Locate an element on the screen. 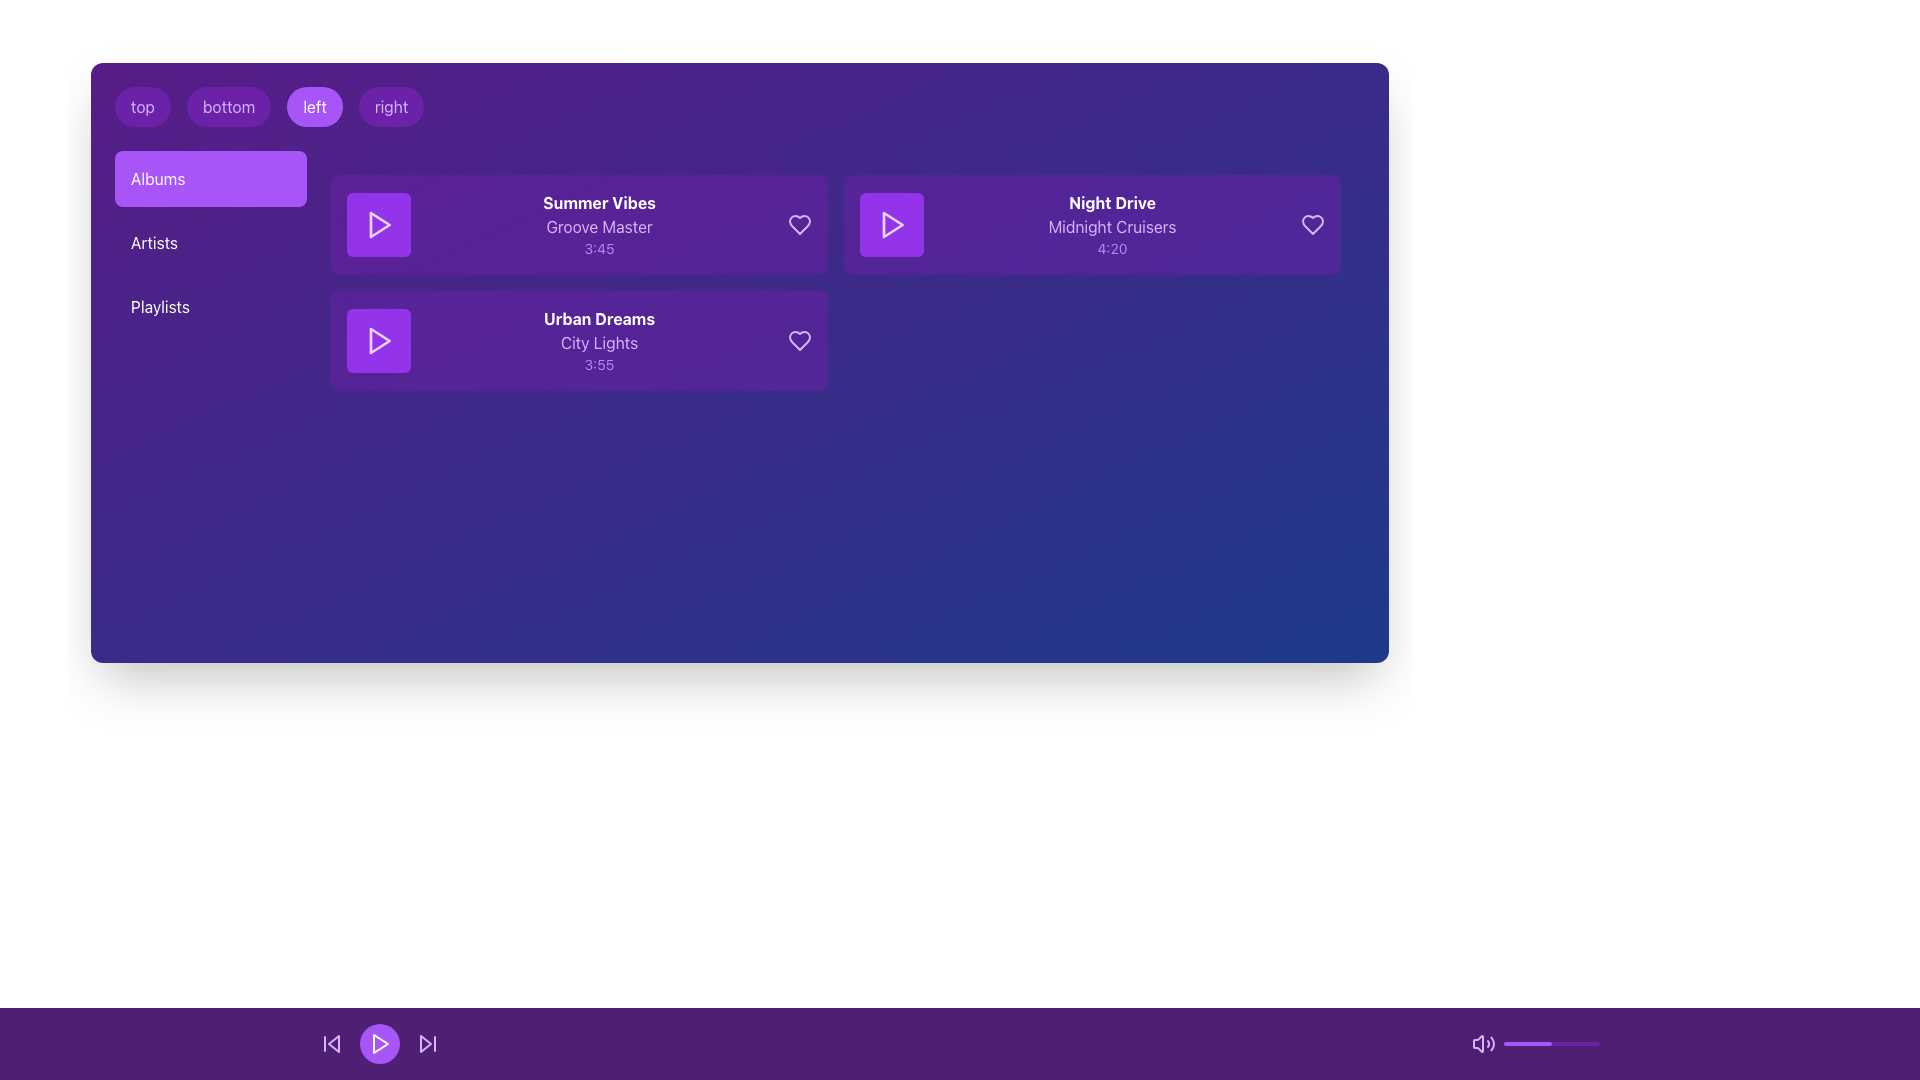 The height and width of the screenshot is (1080, 1920). the Text label displaying the duration '3:45', which is styled in light purple and located under the 'Groove Master' text related to the 'Summer Vibes' track is located at coordinates (598, 248).